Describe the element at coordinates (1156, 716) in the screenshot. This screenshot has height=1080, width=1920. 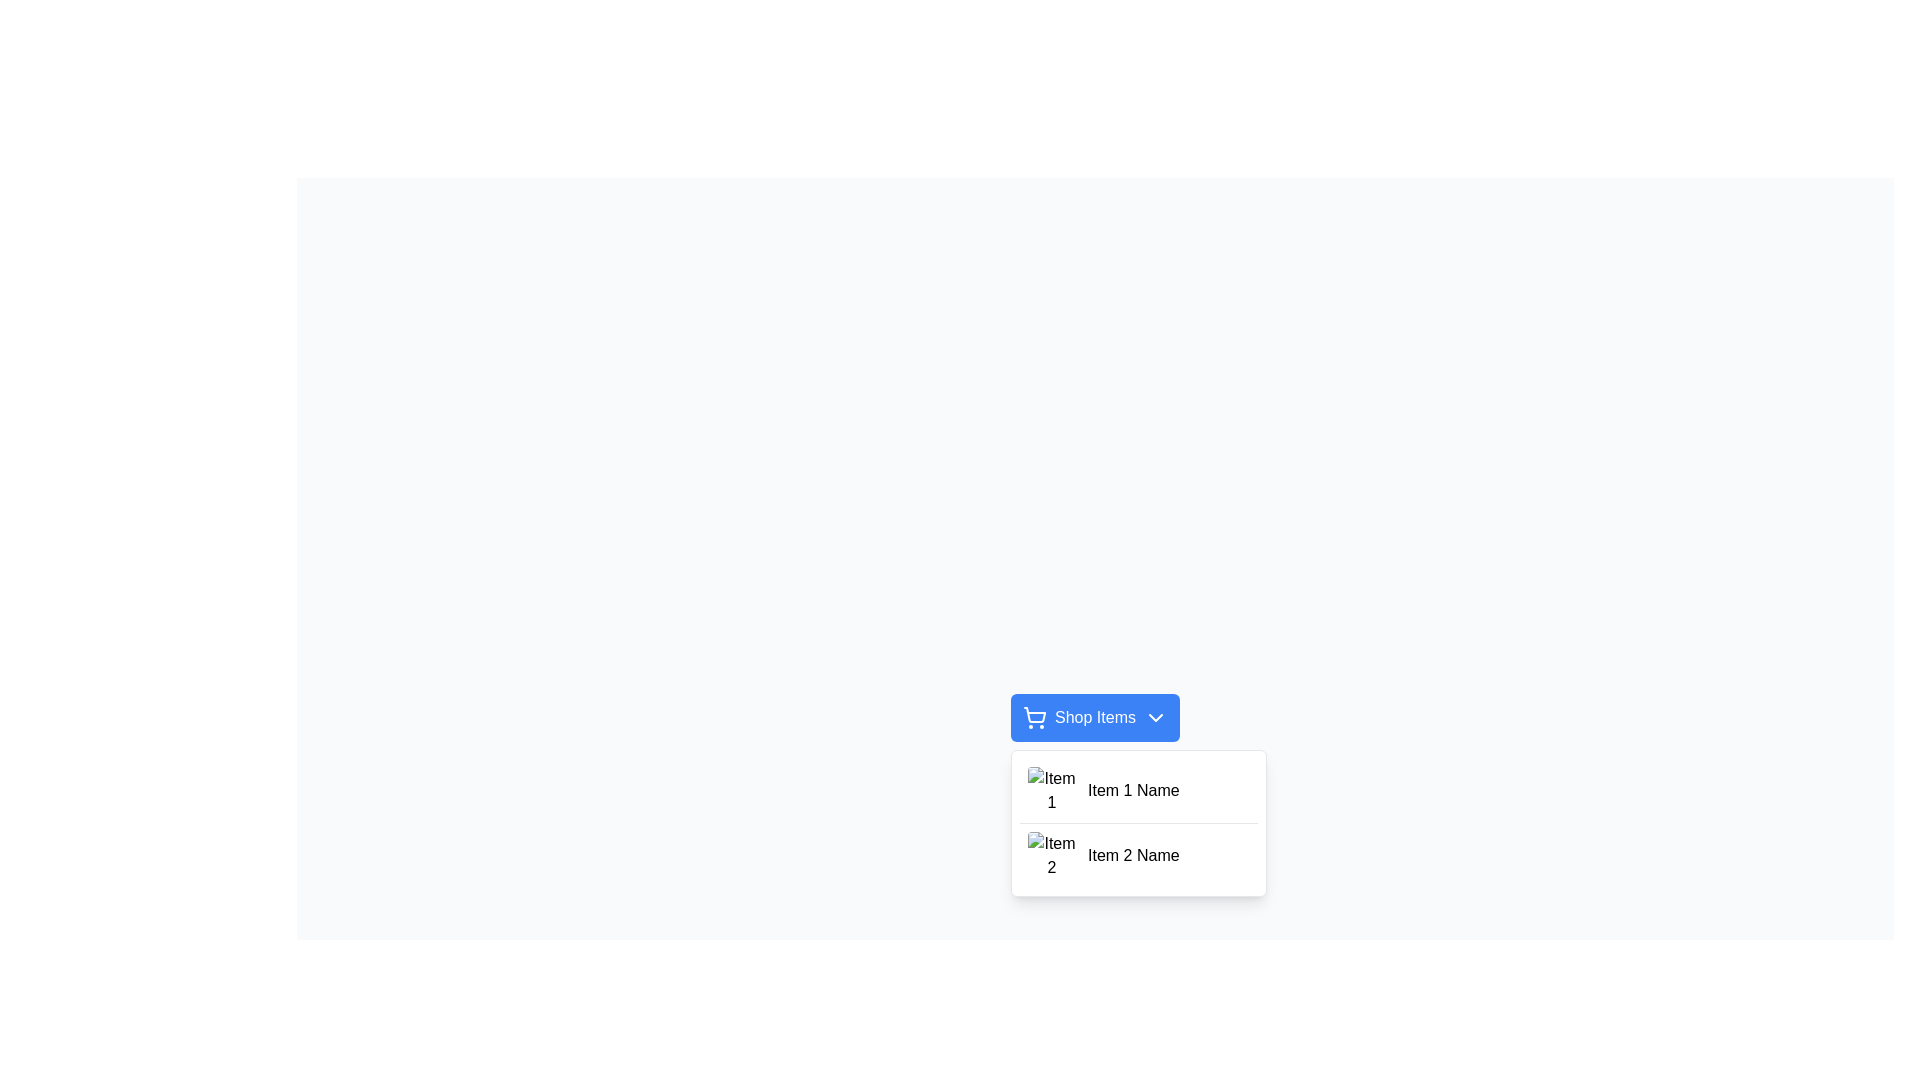
I see `the downward-pointing chevron icon located on the right side of the blue 'Shop Items' button` at that location.